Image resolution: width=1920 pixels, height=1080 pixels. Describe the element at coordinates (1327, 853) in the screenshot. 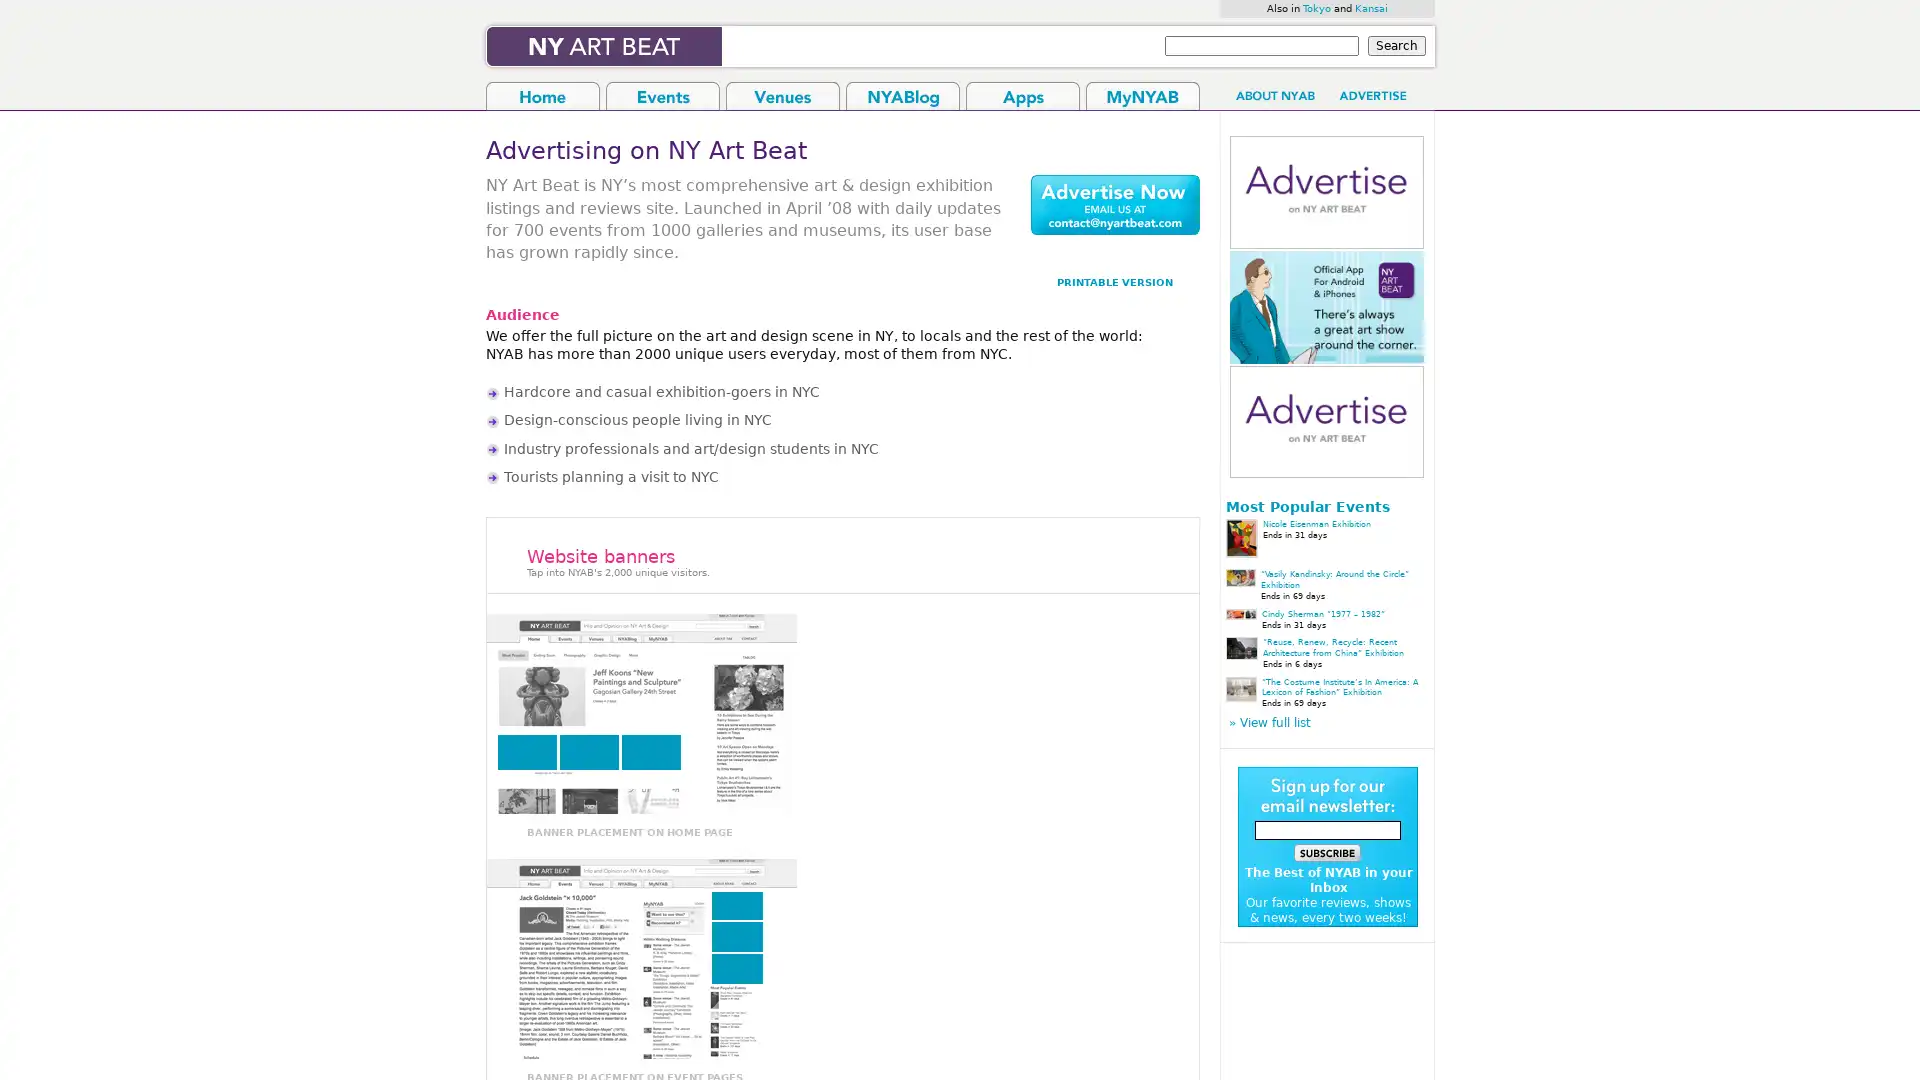

I see `submit` at that location.